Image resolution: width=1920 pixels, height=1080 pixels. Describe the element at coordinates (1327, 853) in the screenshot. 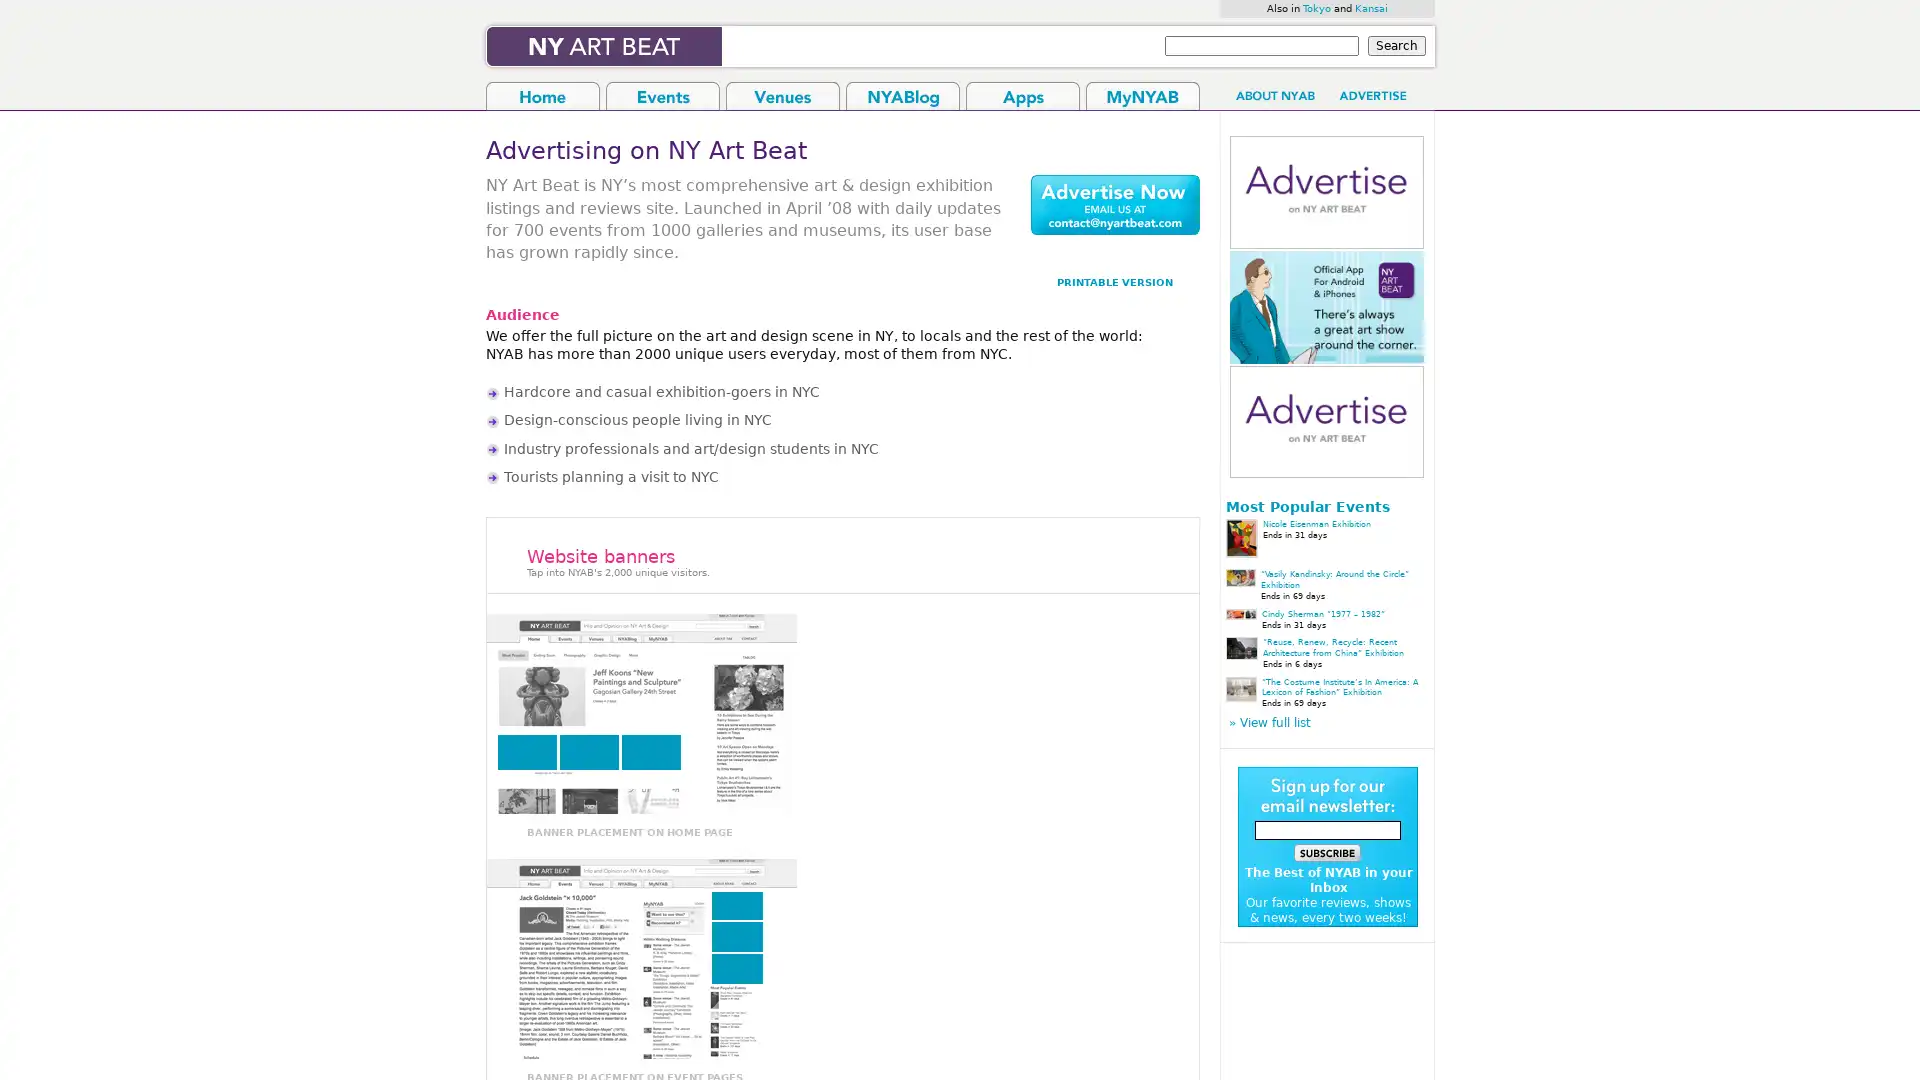

I see `submit` at that location.